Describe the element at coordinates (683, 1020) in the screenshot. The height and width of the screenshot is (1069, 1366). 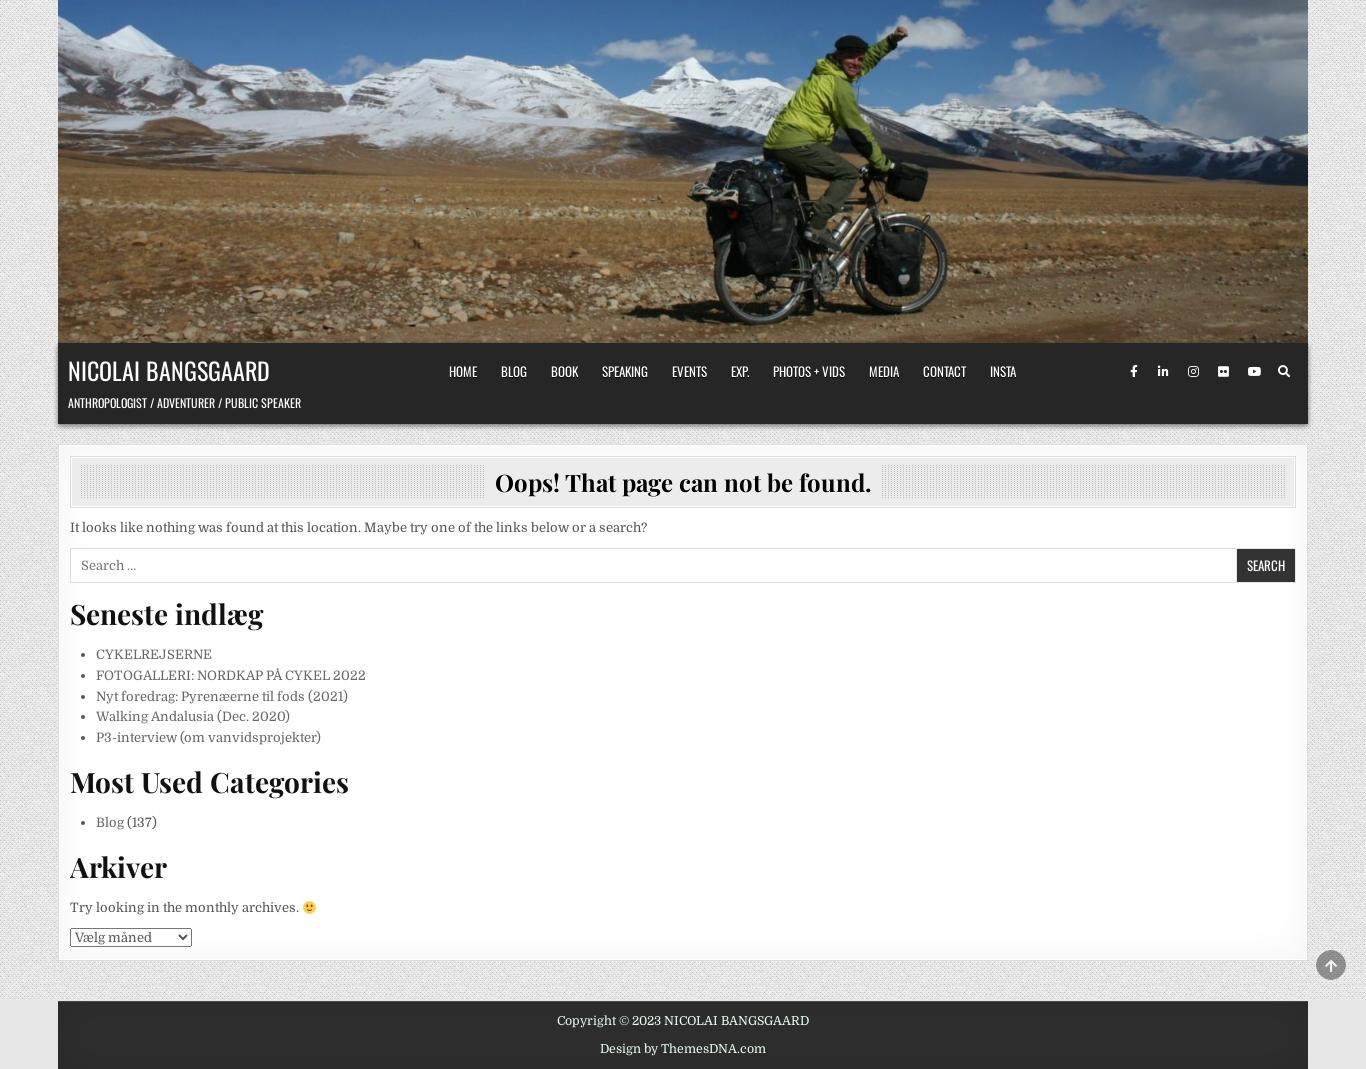
I see `'Copyright © 2023 NICOLAI BANGSGAARD'` at that location.